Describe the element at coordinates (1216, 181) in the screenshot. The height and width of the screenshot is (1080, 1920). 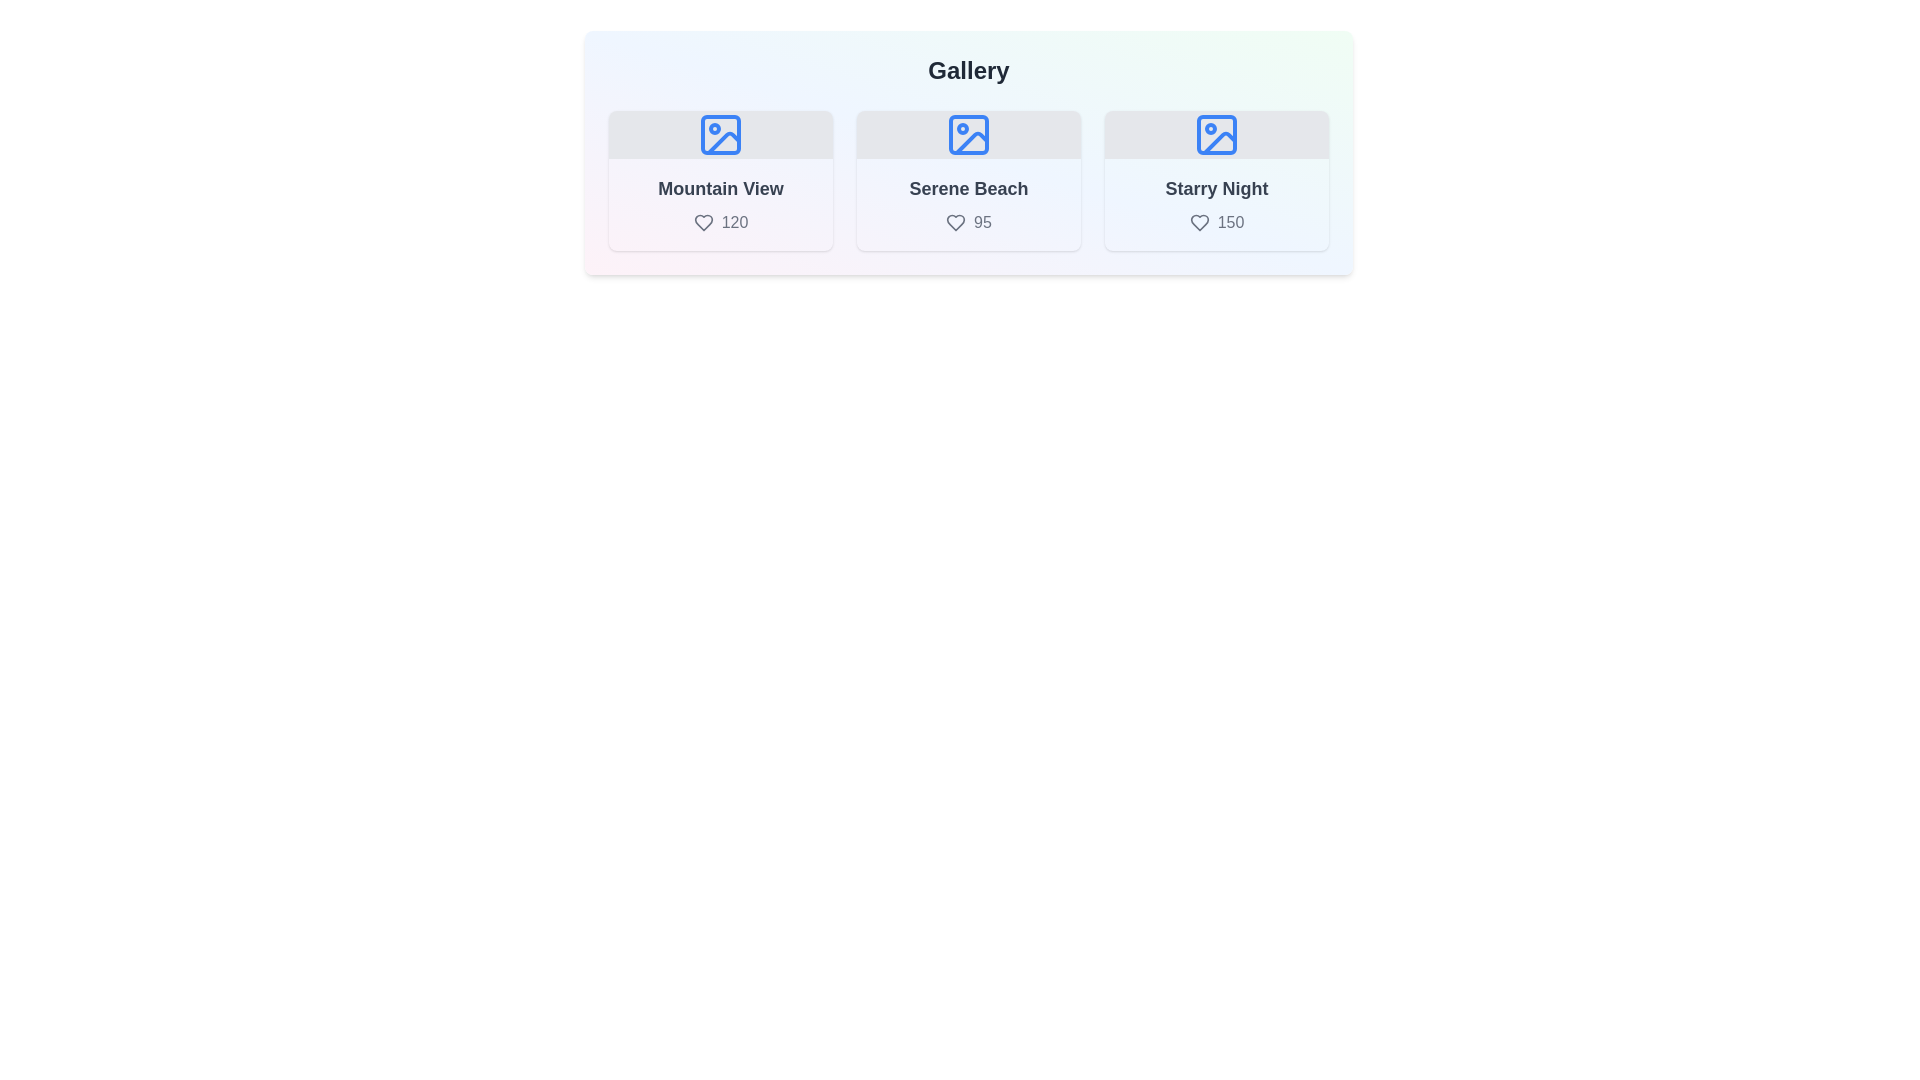
I see `the image section to view details for Starry Night` at that location.